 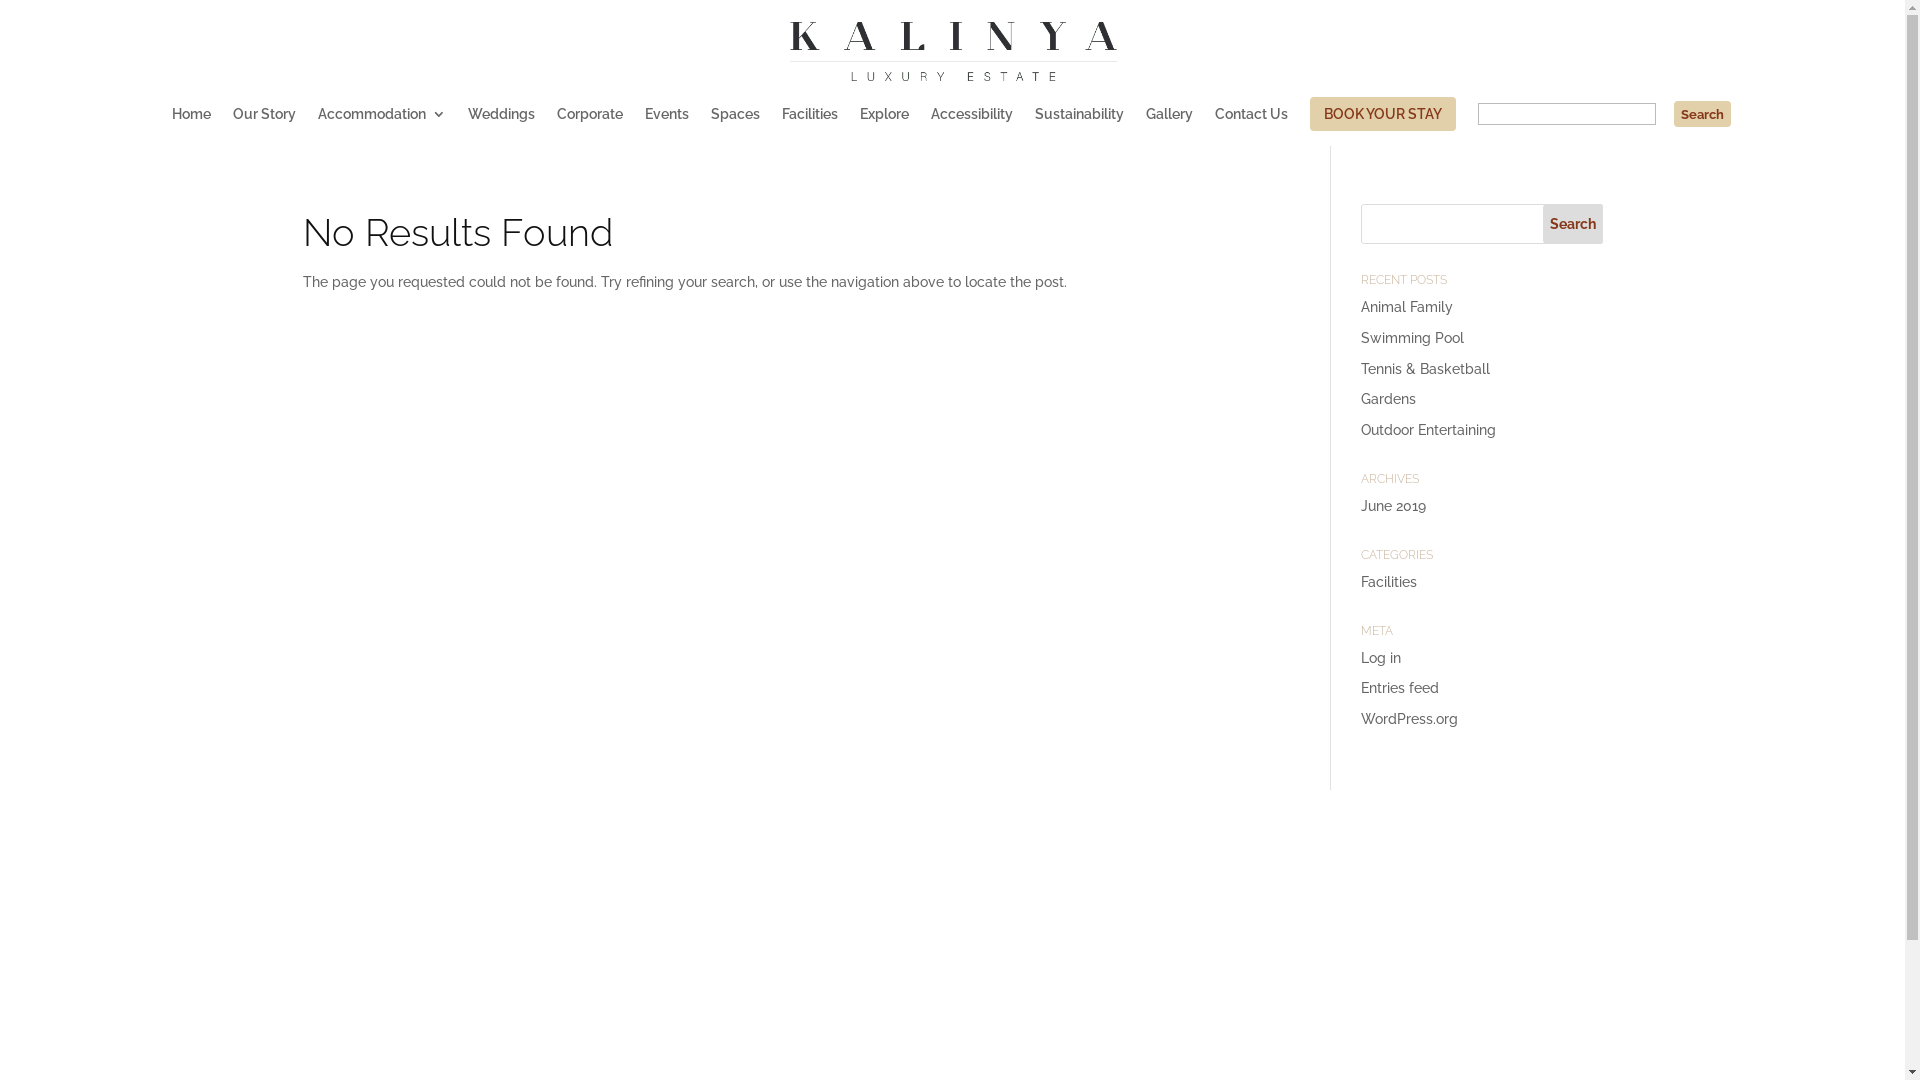 I want to click on 'Log in', so click(x=1380, y=658).